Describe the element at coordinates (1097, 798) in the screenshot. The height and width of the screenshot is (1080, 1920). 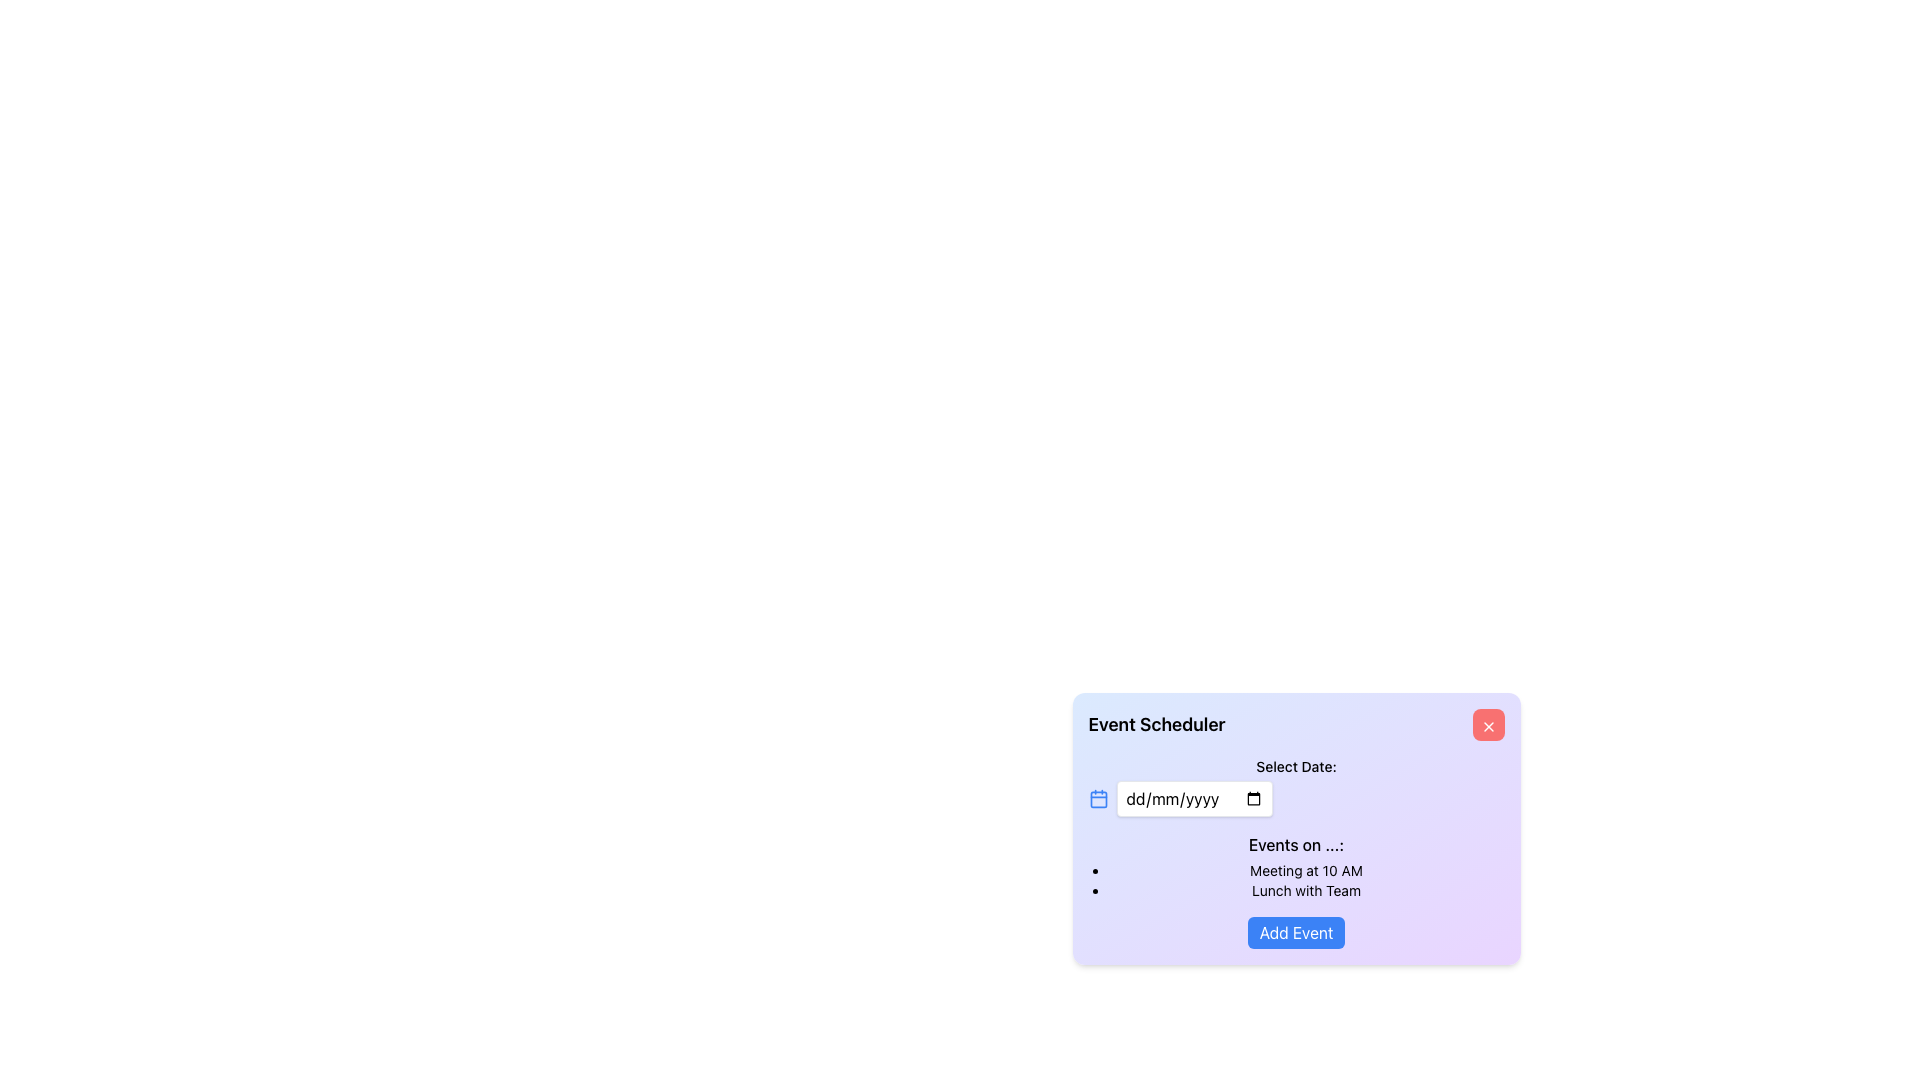
I see `the small rectangle with rounded corners located in the bottom right portion of the calendar icon, positioned to the left of the date text input` at that location.